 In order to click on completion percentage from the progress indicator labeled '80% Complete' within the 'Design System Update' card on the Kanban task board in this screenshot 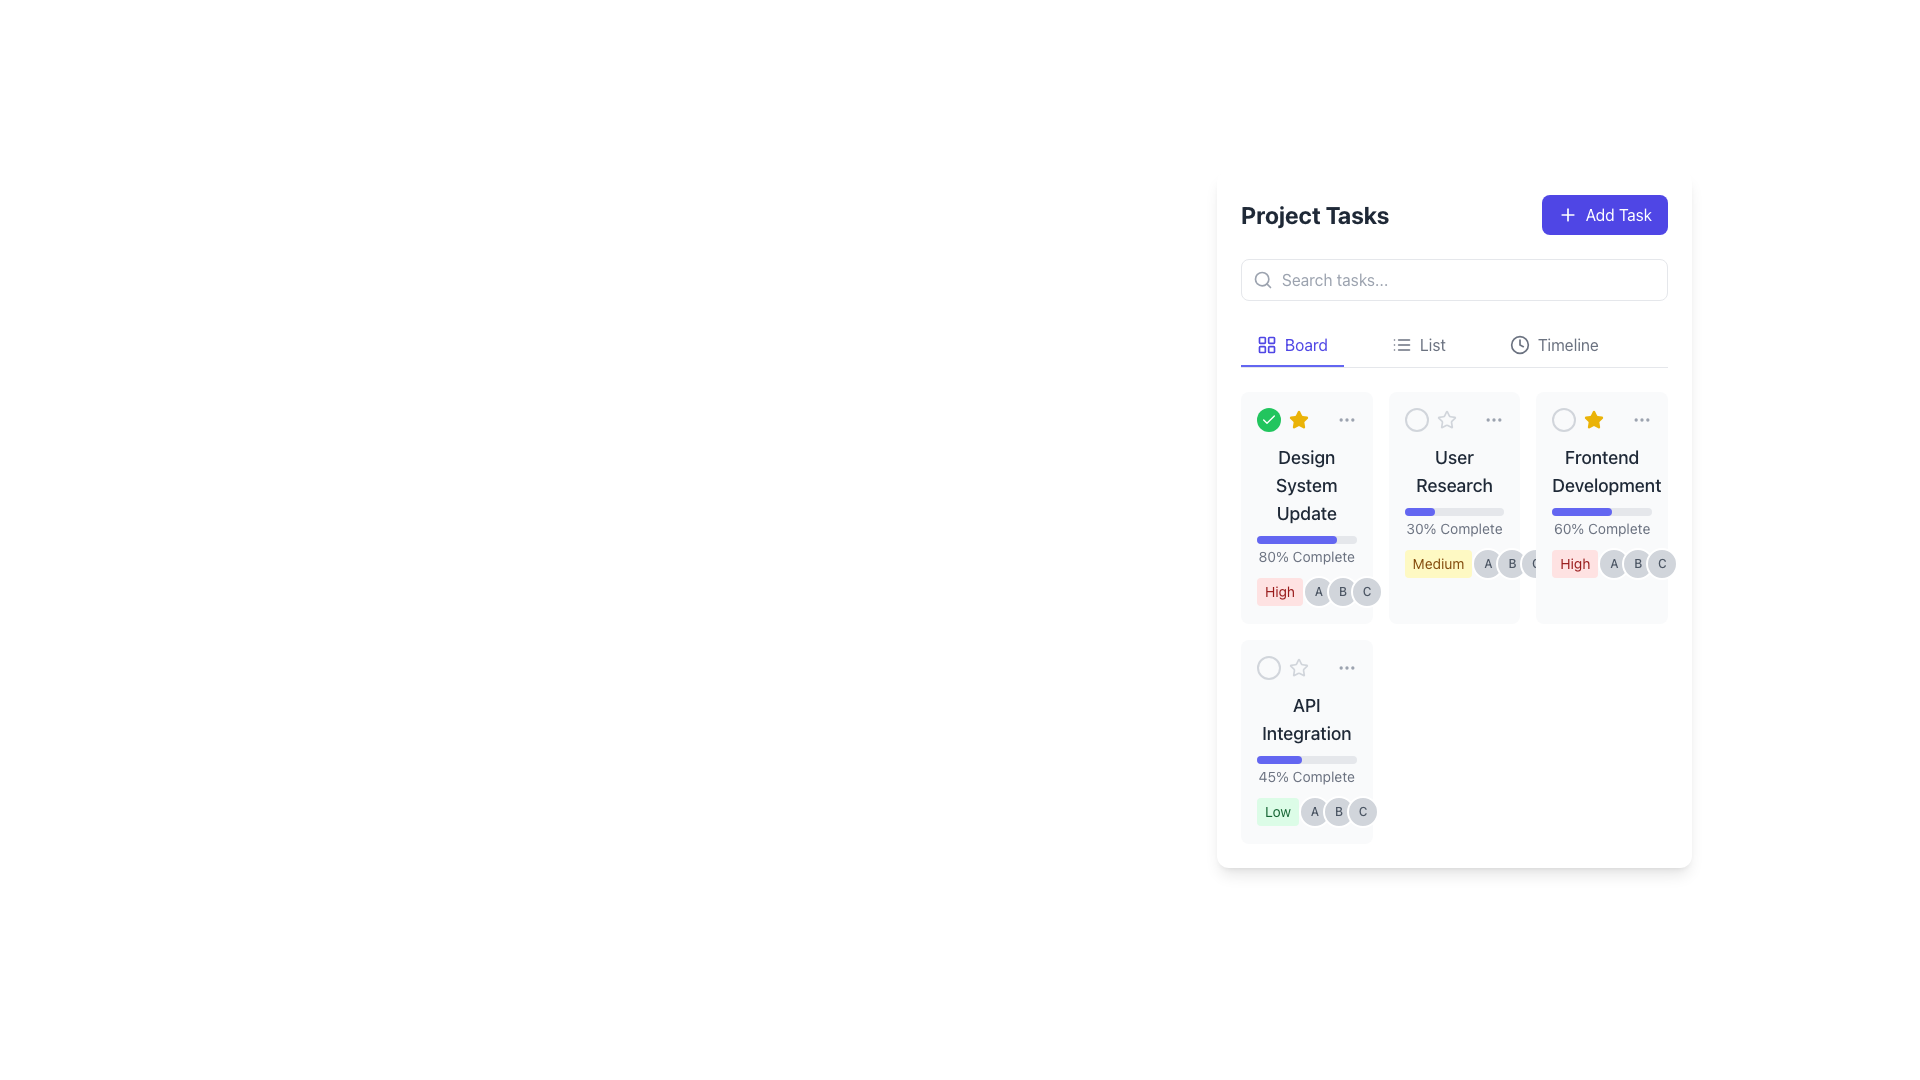, I will do `click(1306, 551)`.